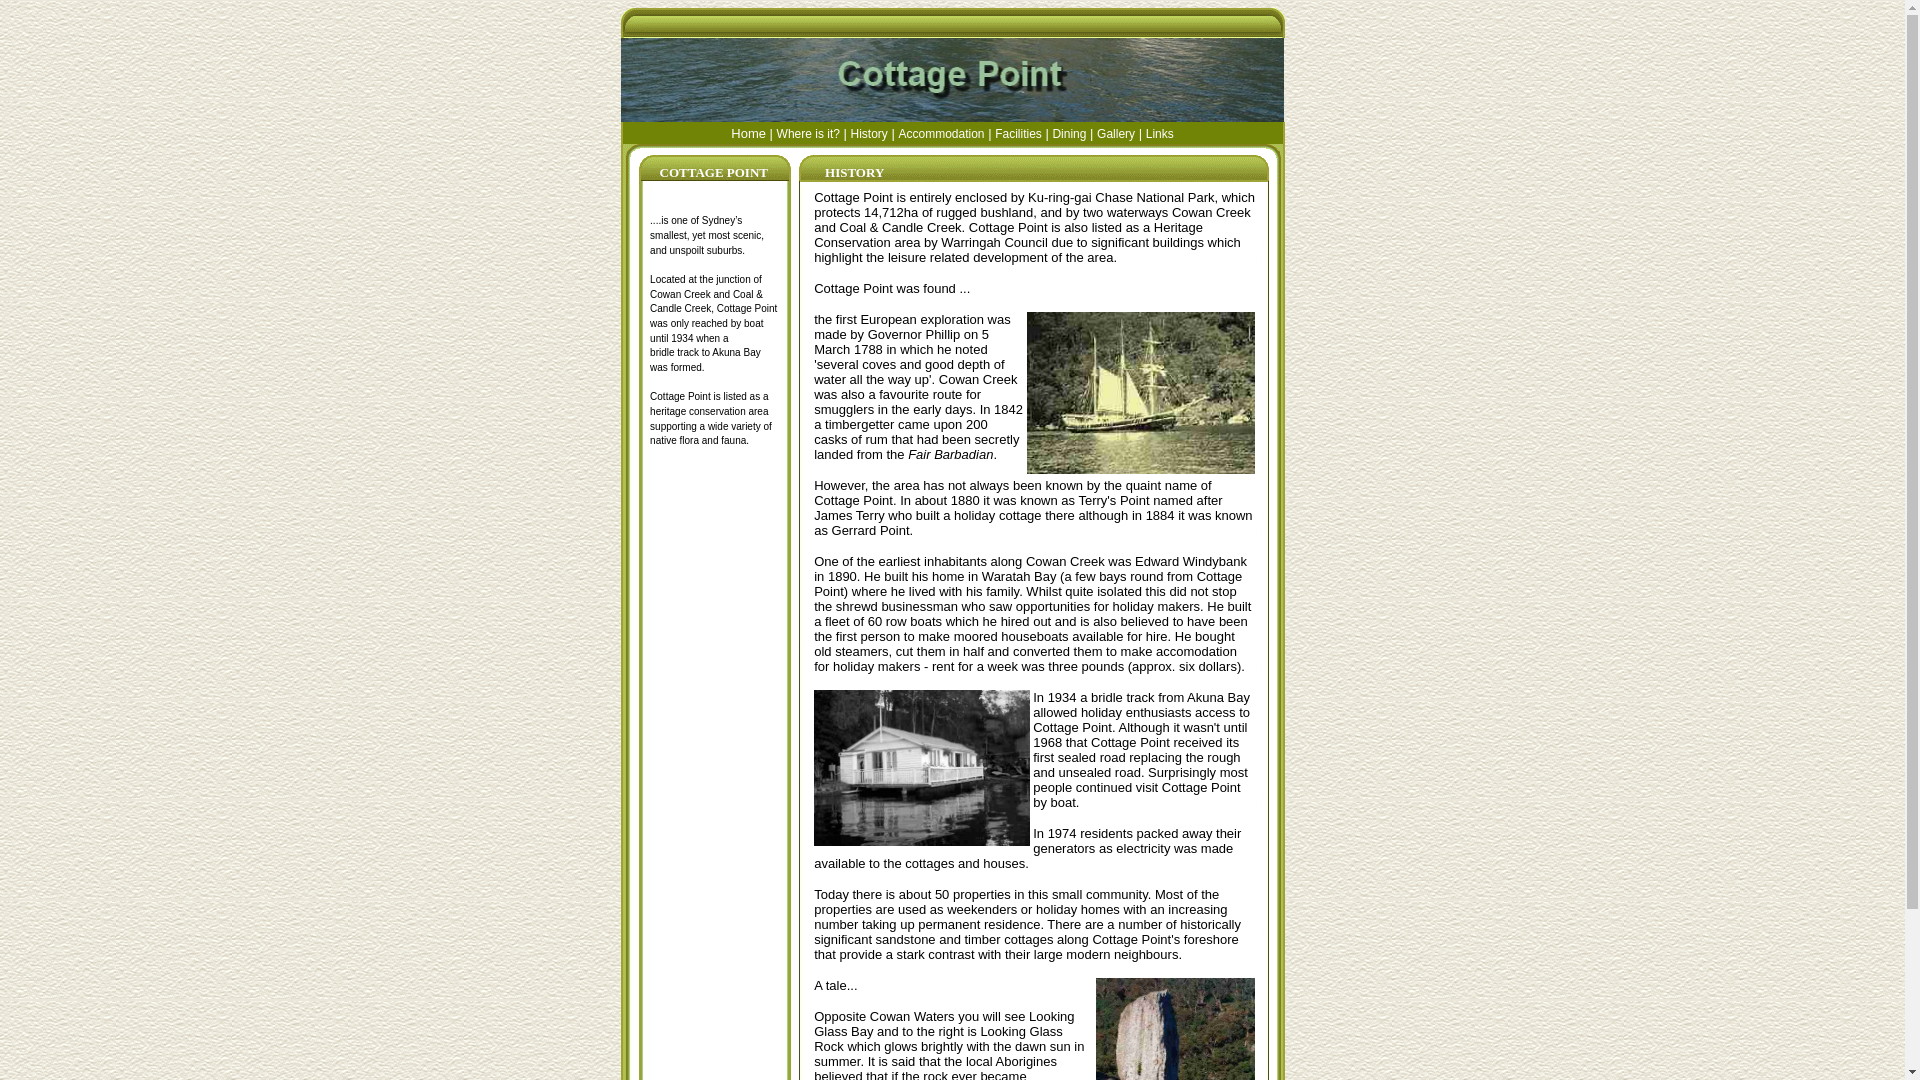  Describe the element at coordinates (869, 132) in the screenshot. I see `'History'` at that location.